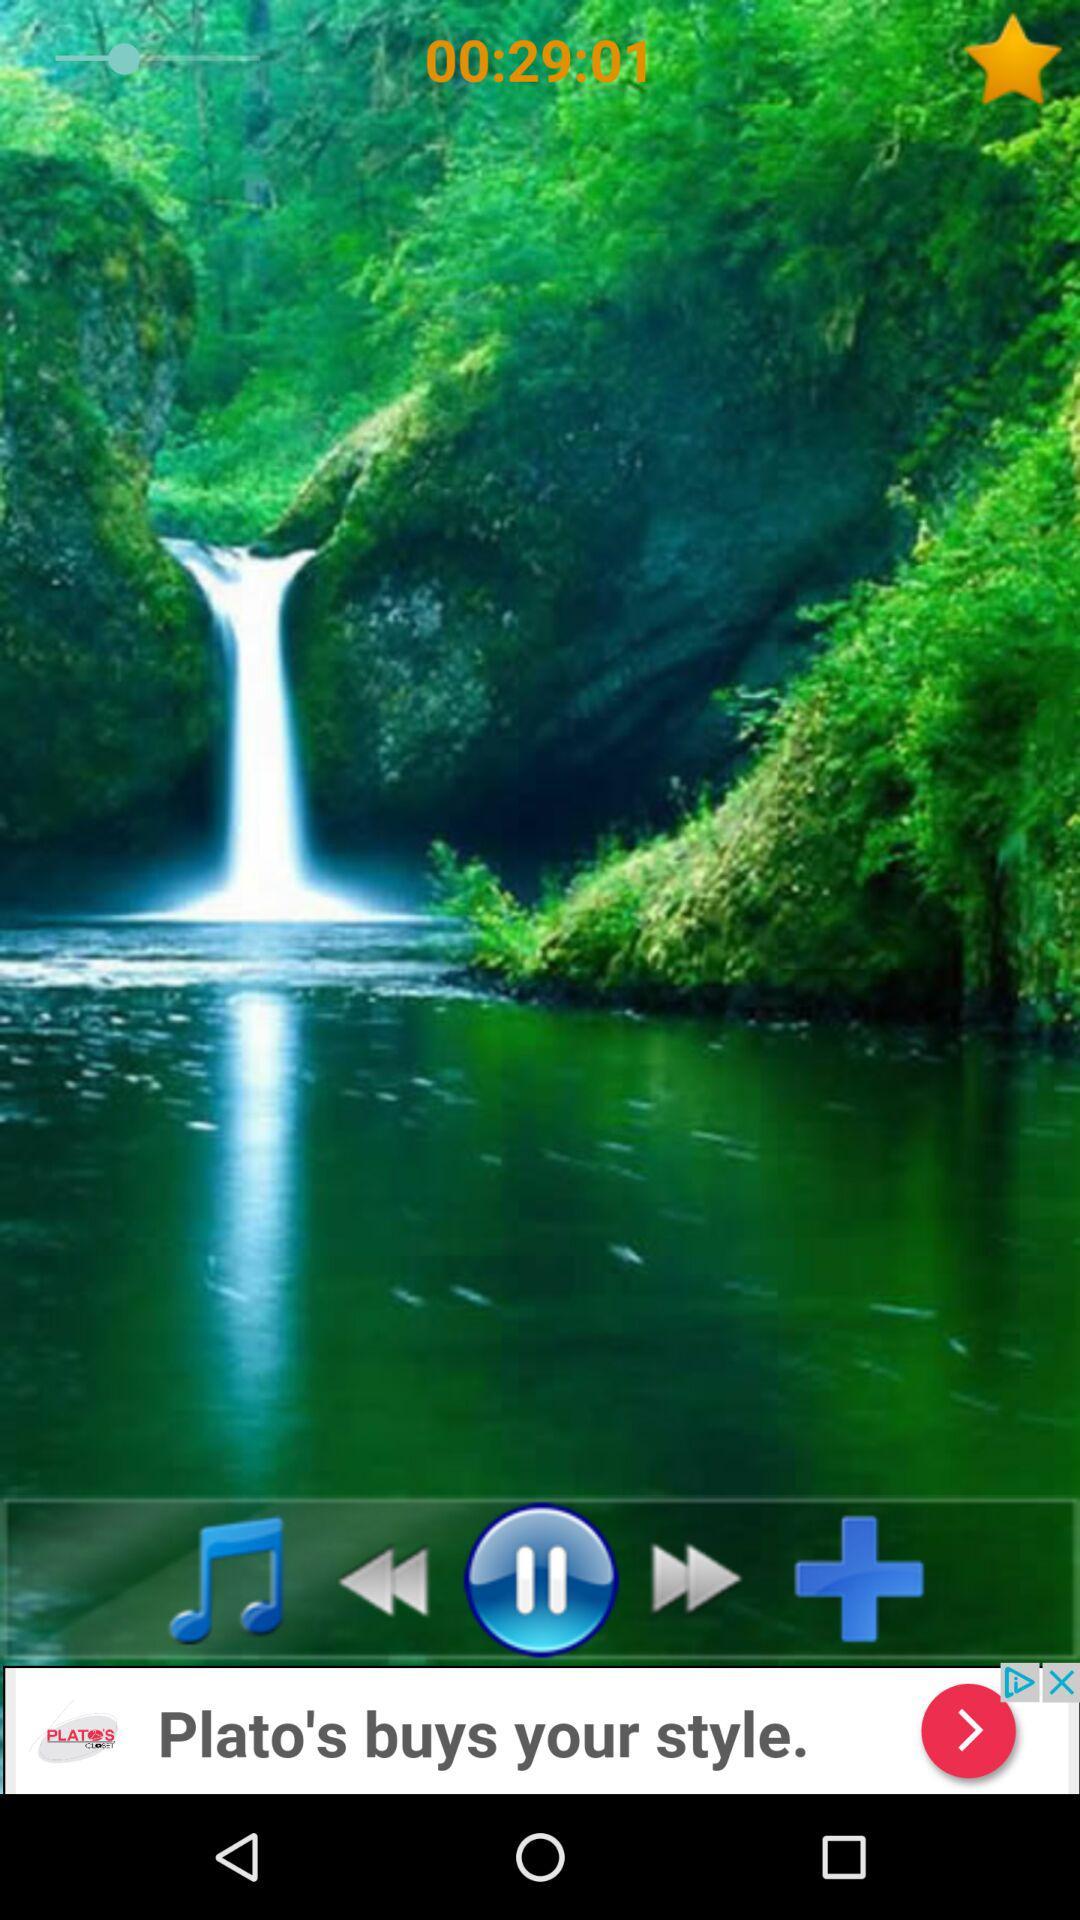  Describe the element at coordinates (707, 1577) in the screenshot. I see `next` at that location.